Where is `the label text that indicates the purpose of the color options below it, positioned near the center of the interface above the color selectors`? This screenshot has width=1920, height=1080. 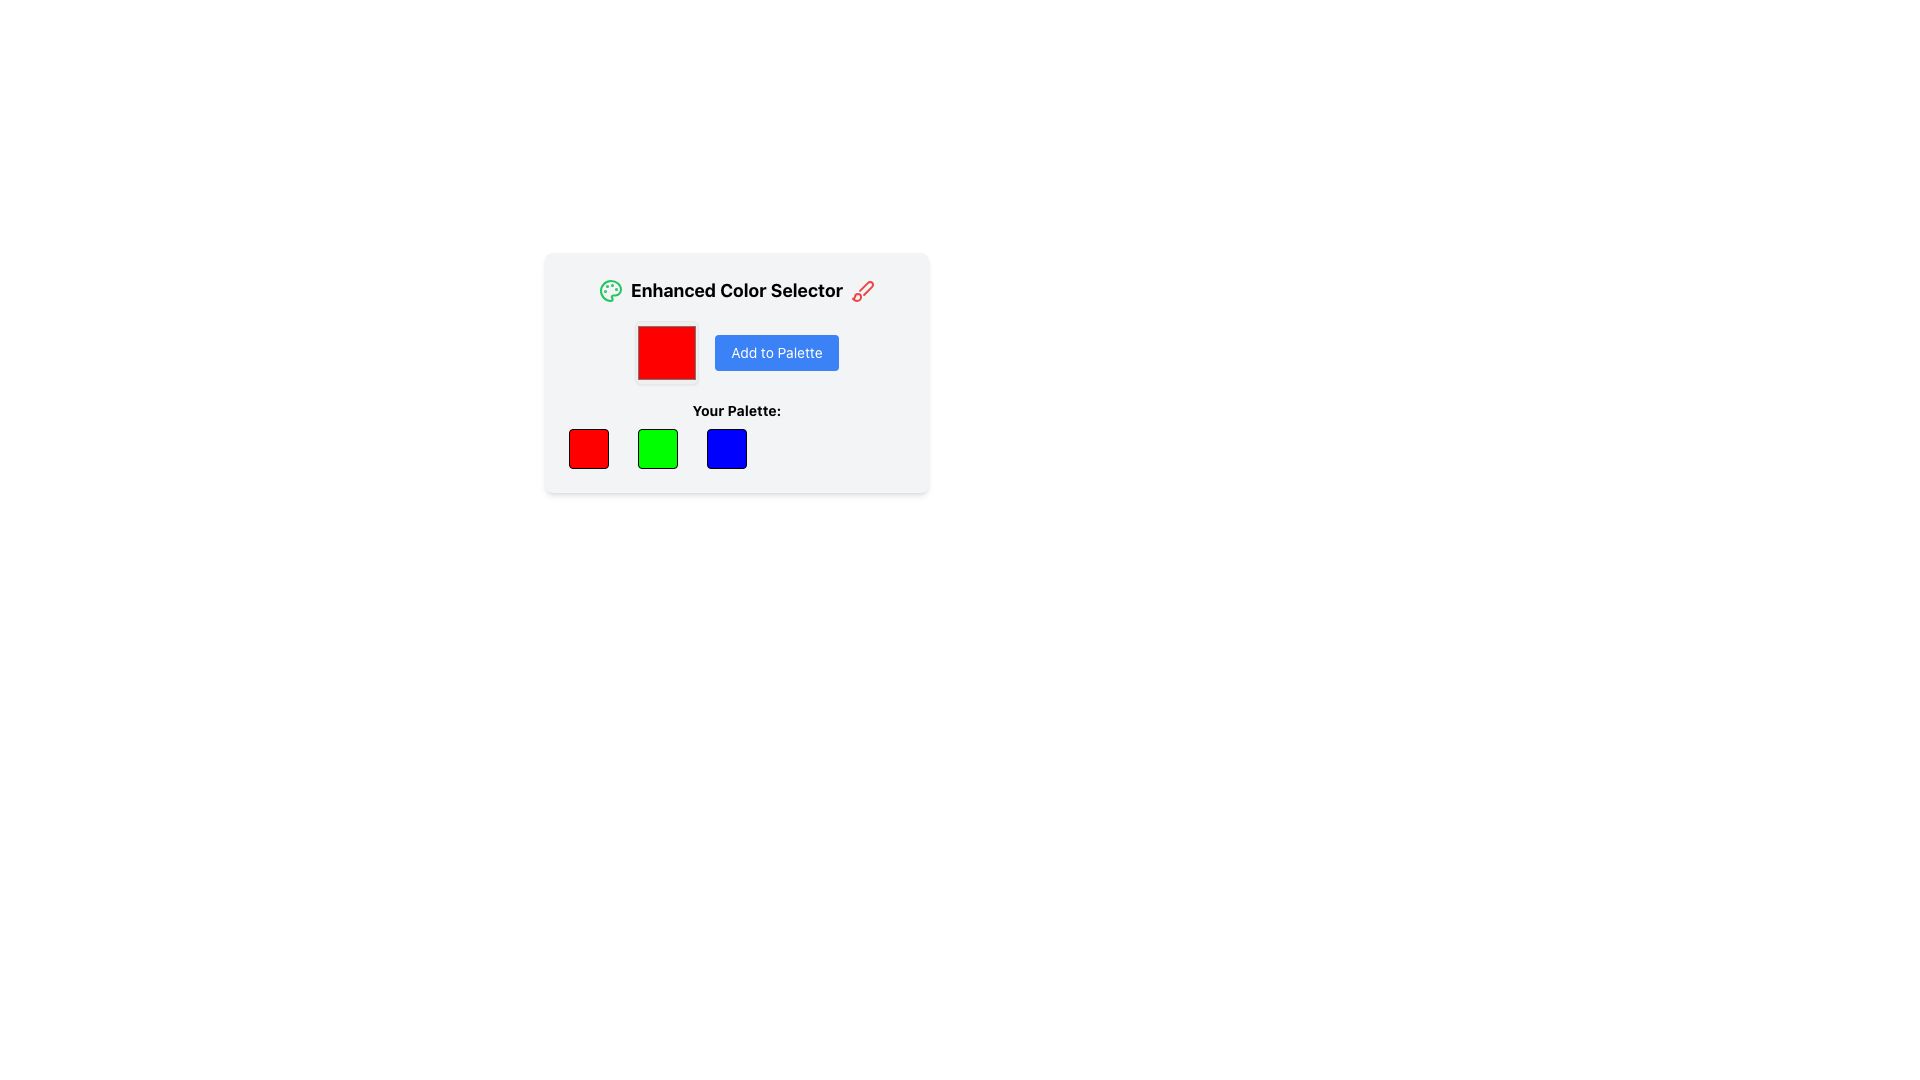
the label text that indicates the purpose of the color options below it, positioned near the center of the interface above the color selectors is located at coordinates (736, 410).